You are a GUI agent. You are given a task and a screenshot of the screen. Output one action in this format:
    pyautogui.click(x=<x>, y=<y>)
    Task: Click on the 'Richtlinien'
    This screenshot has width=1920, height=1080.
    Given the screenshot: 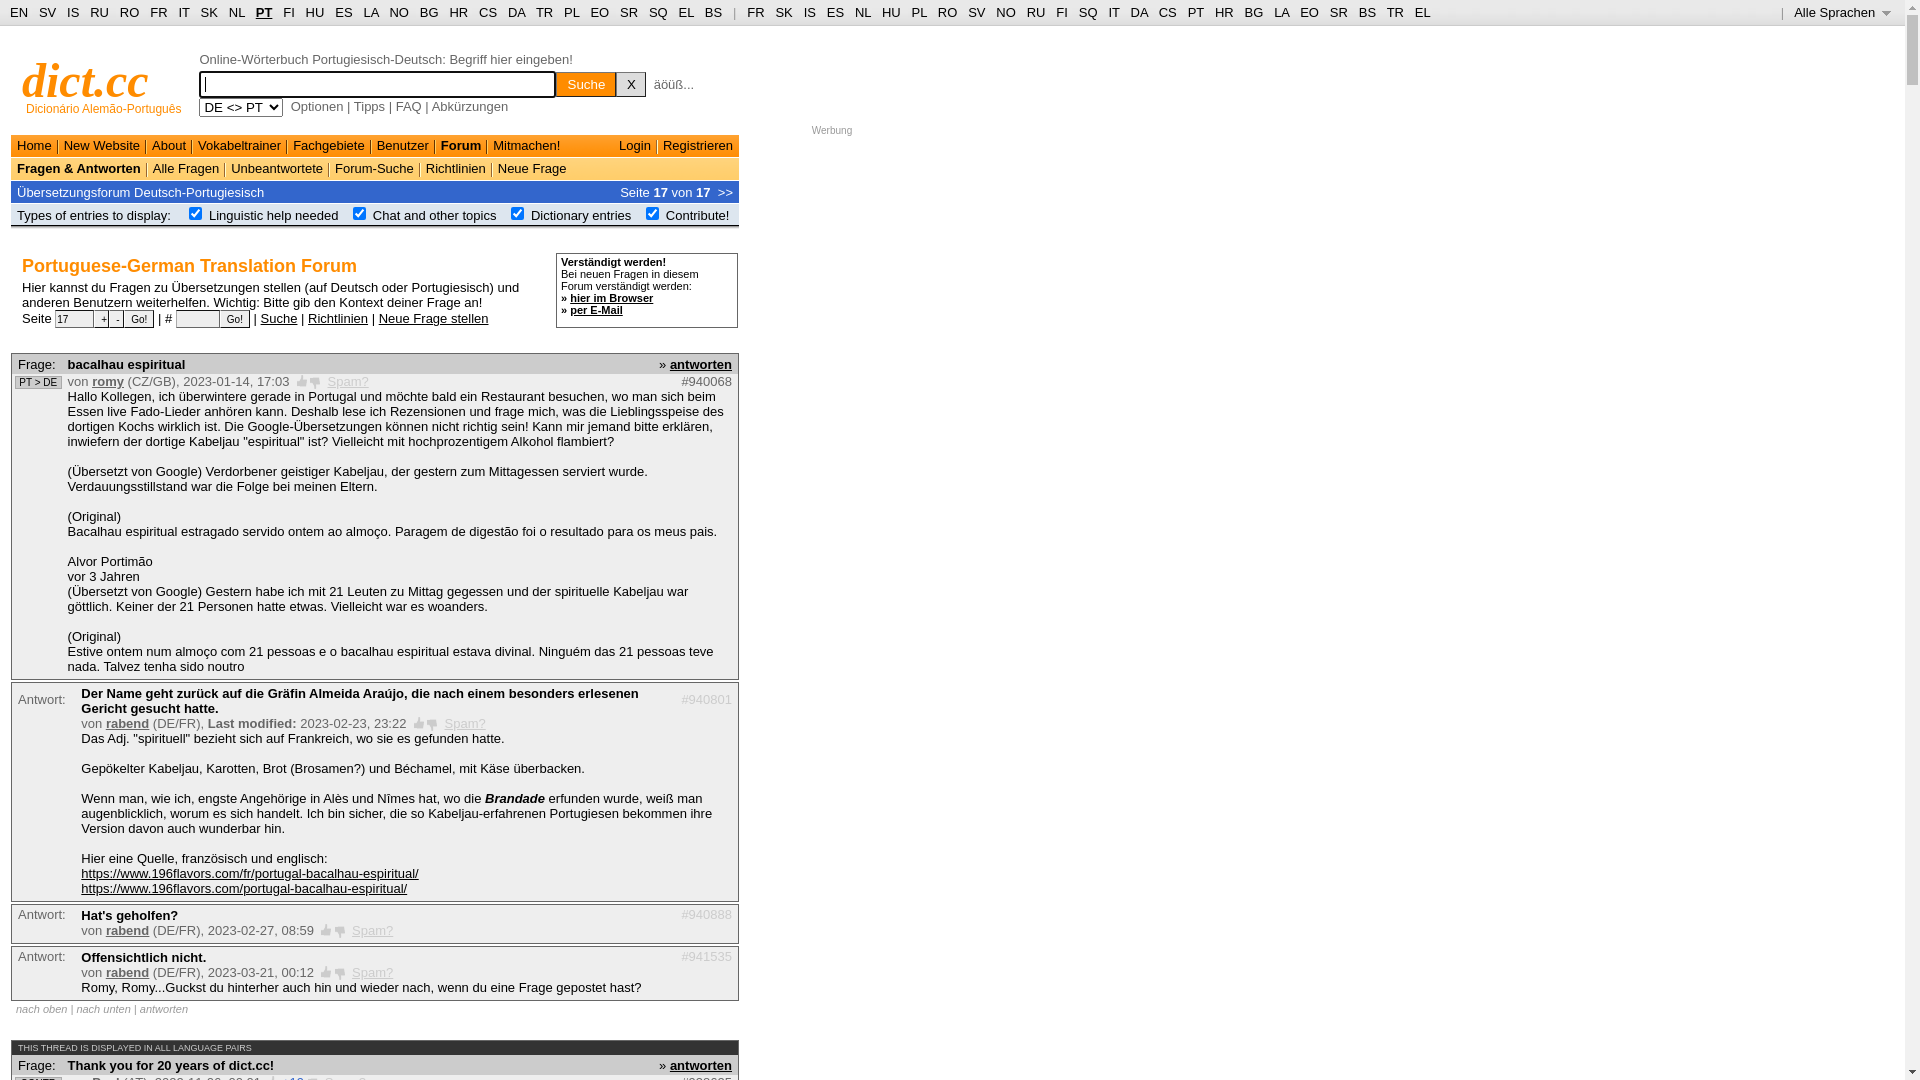 What is the action you would take?
    pyautogui.click(x=337, y=316)
    